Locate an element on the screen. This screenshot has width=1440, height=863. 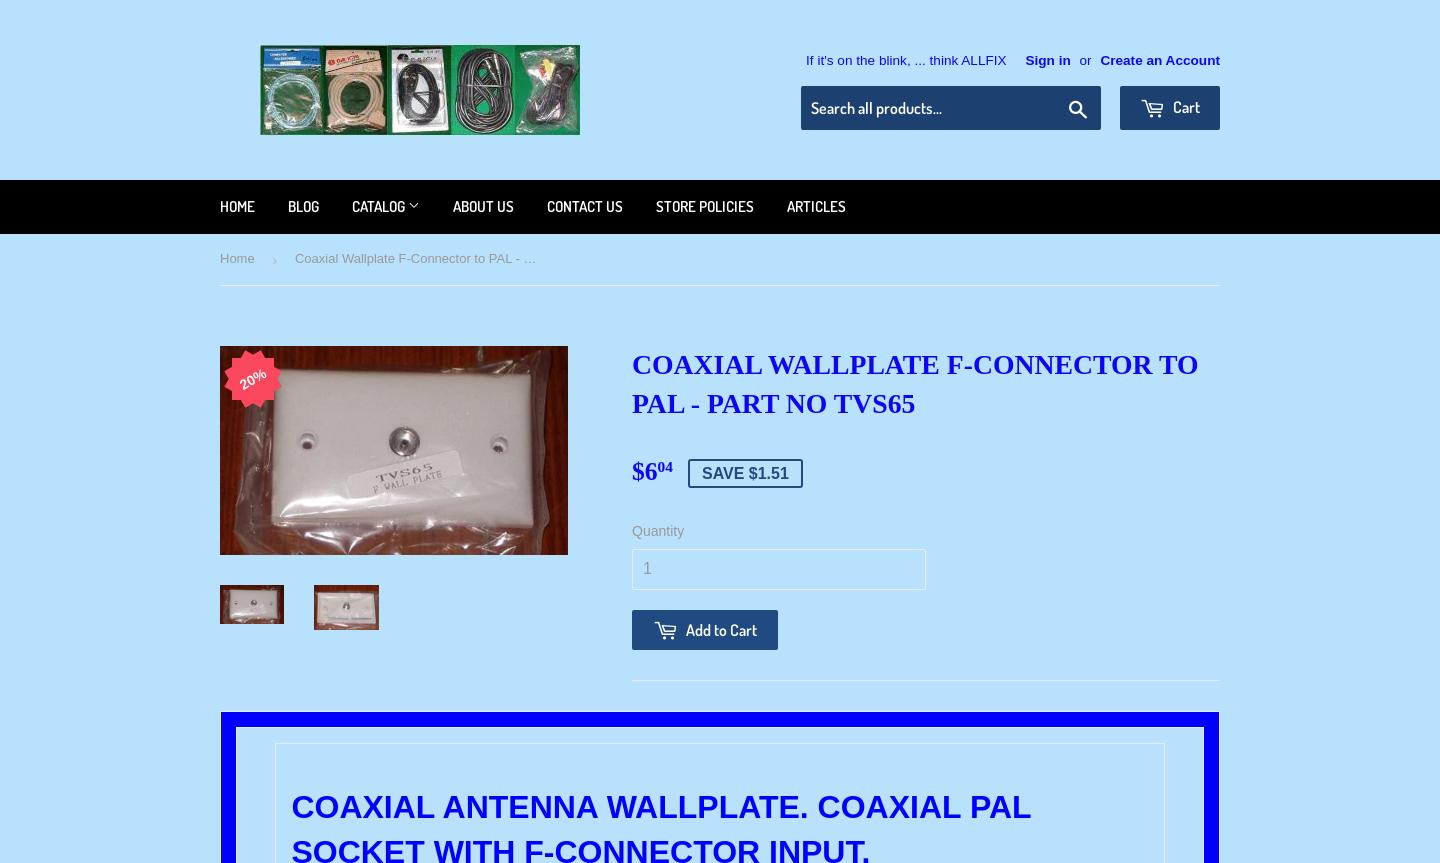
'Electrical Items' is located at coordinates (397, 495).